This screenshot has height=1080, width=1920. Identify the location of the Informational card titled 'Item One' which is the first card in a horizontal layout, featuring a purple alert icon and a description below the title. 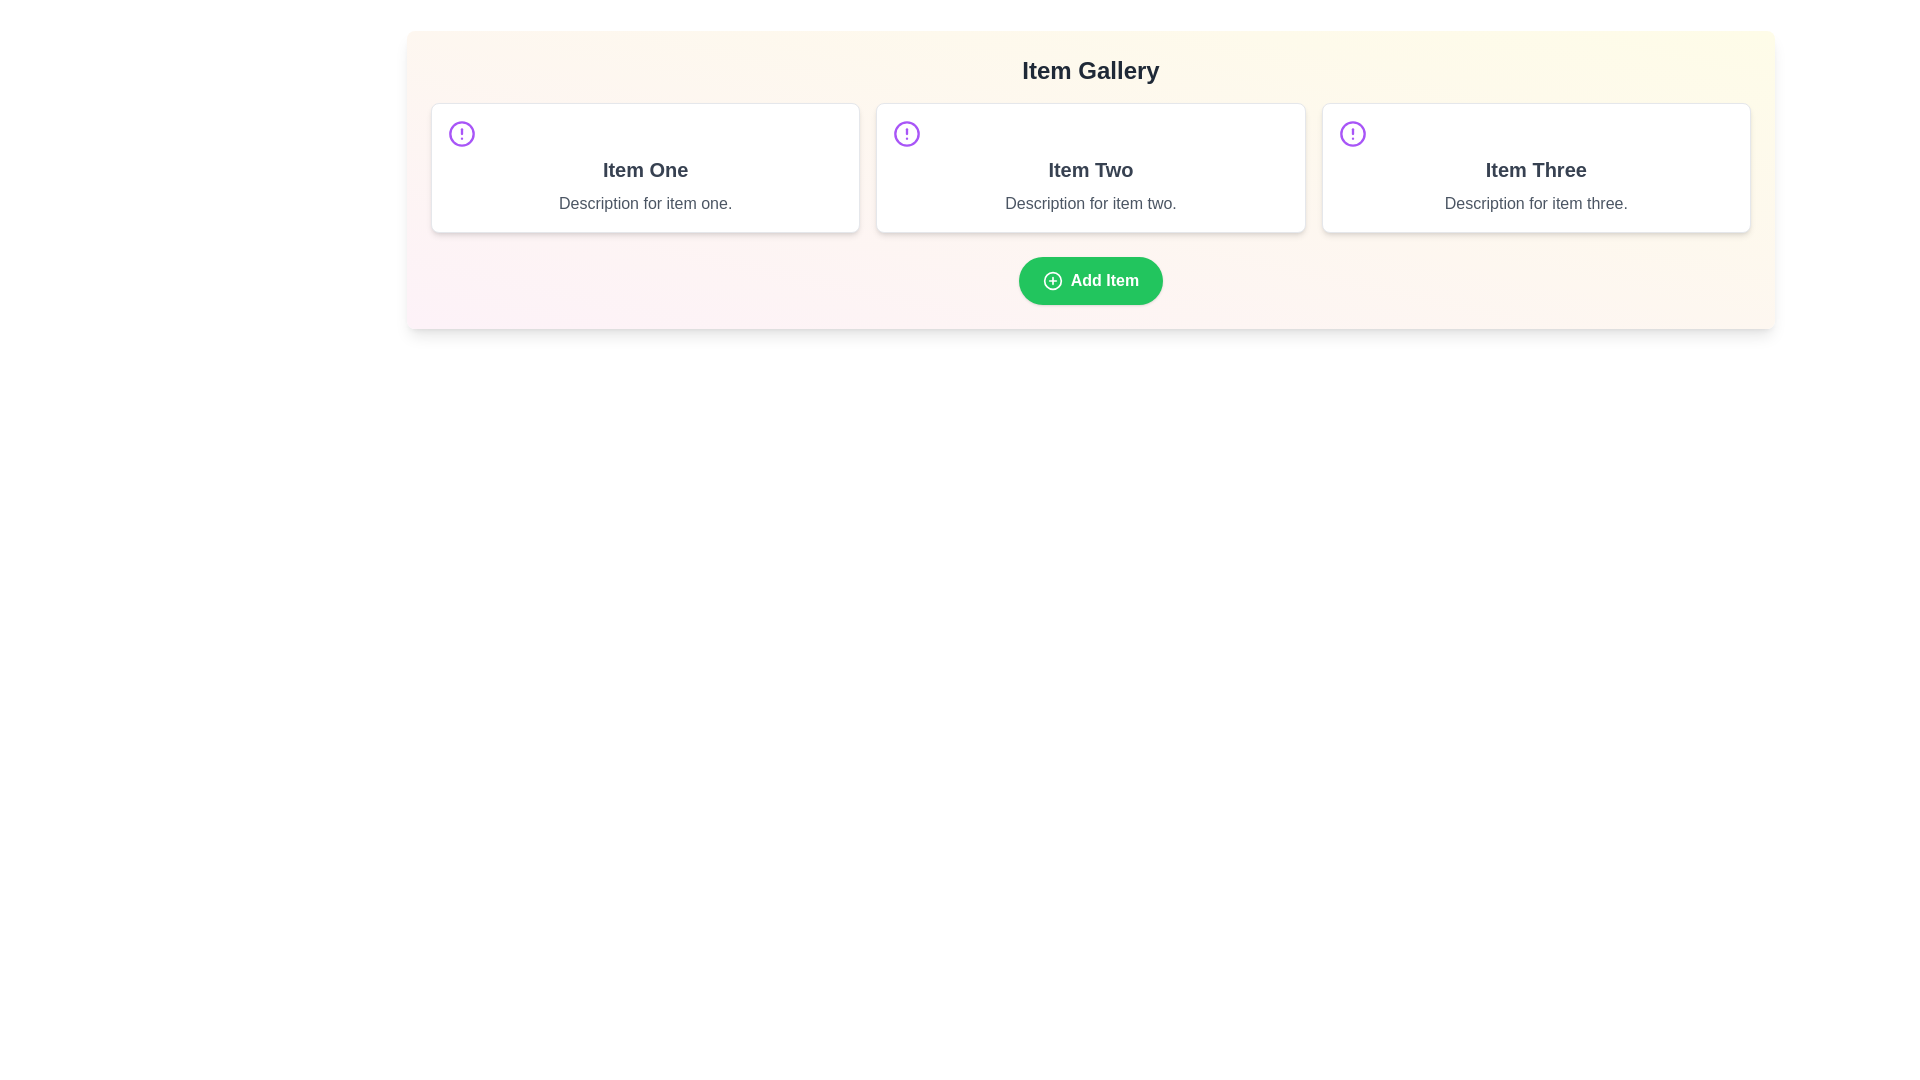
(645, 167).